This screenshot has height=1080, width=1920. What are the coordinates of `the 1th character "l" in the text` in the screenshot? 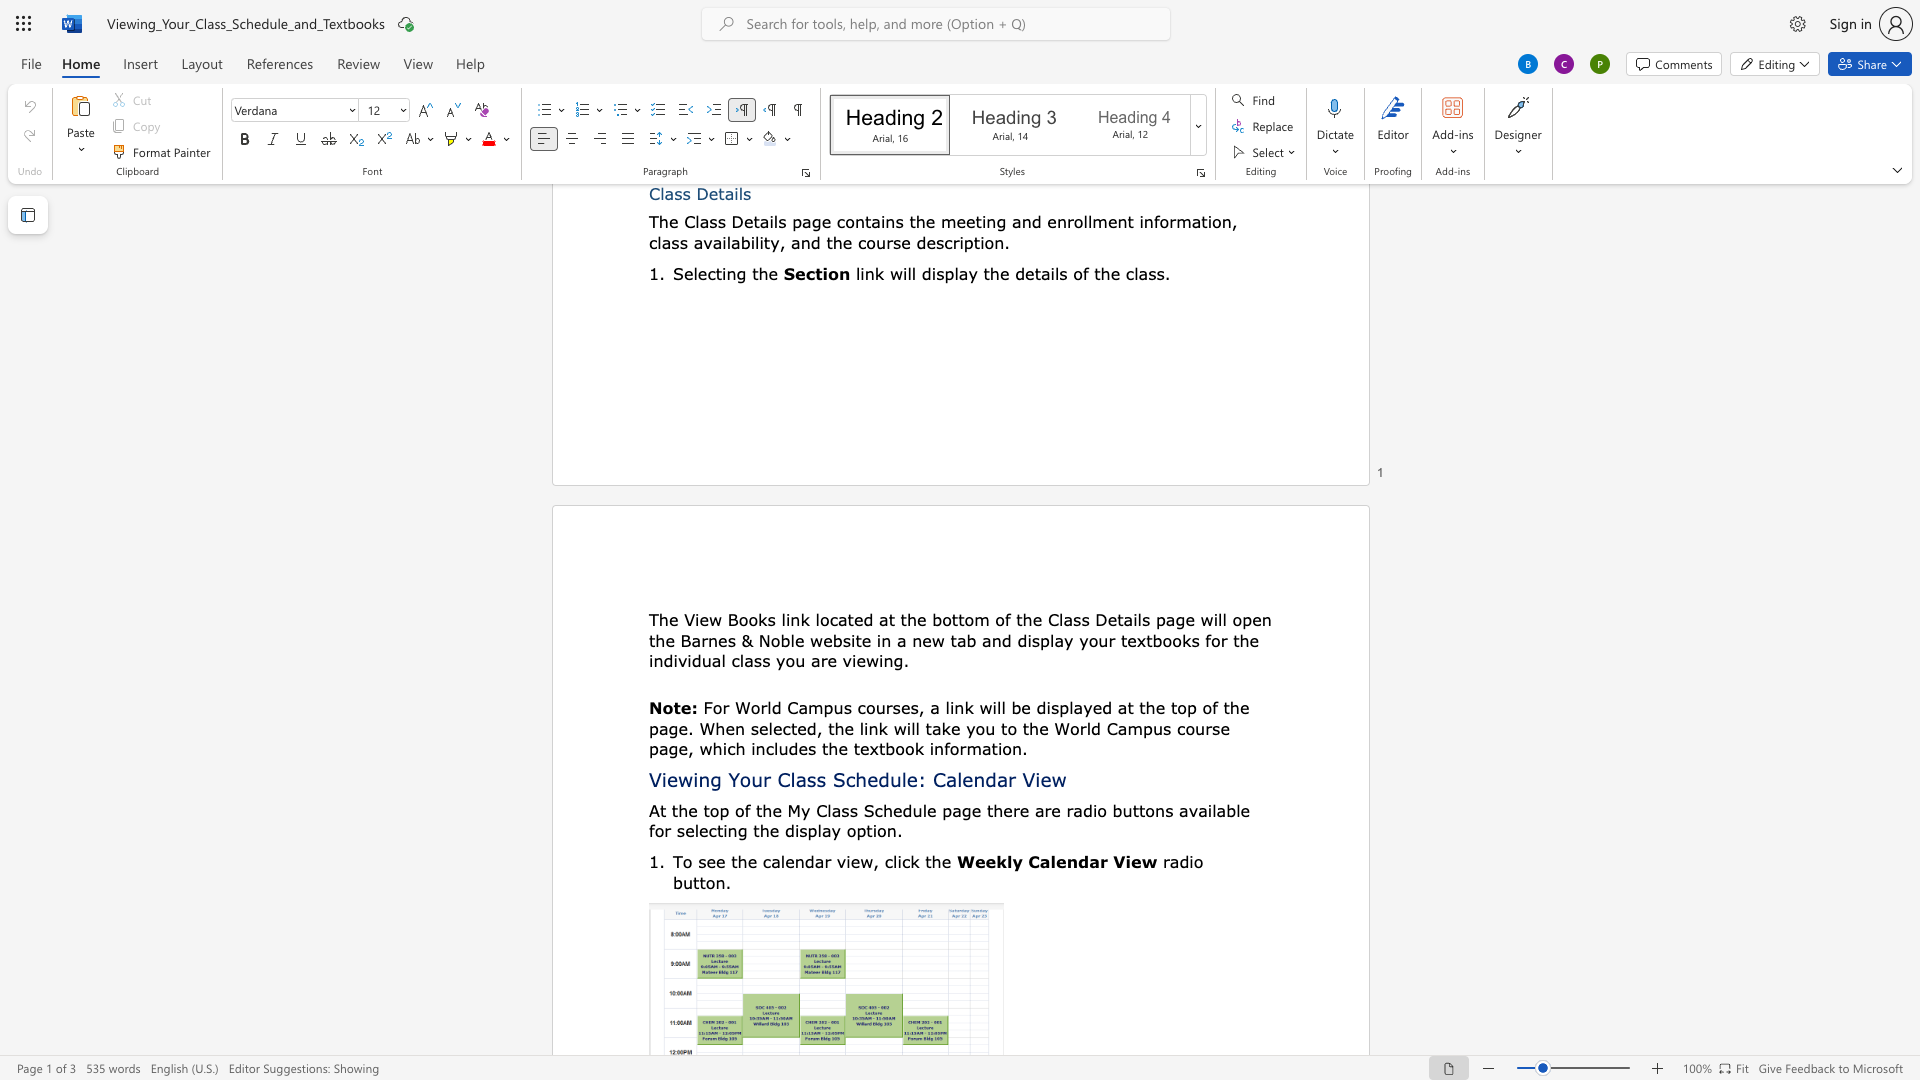 It's located at (781, 860).